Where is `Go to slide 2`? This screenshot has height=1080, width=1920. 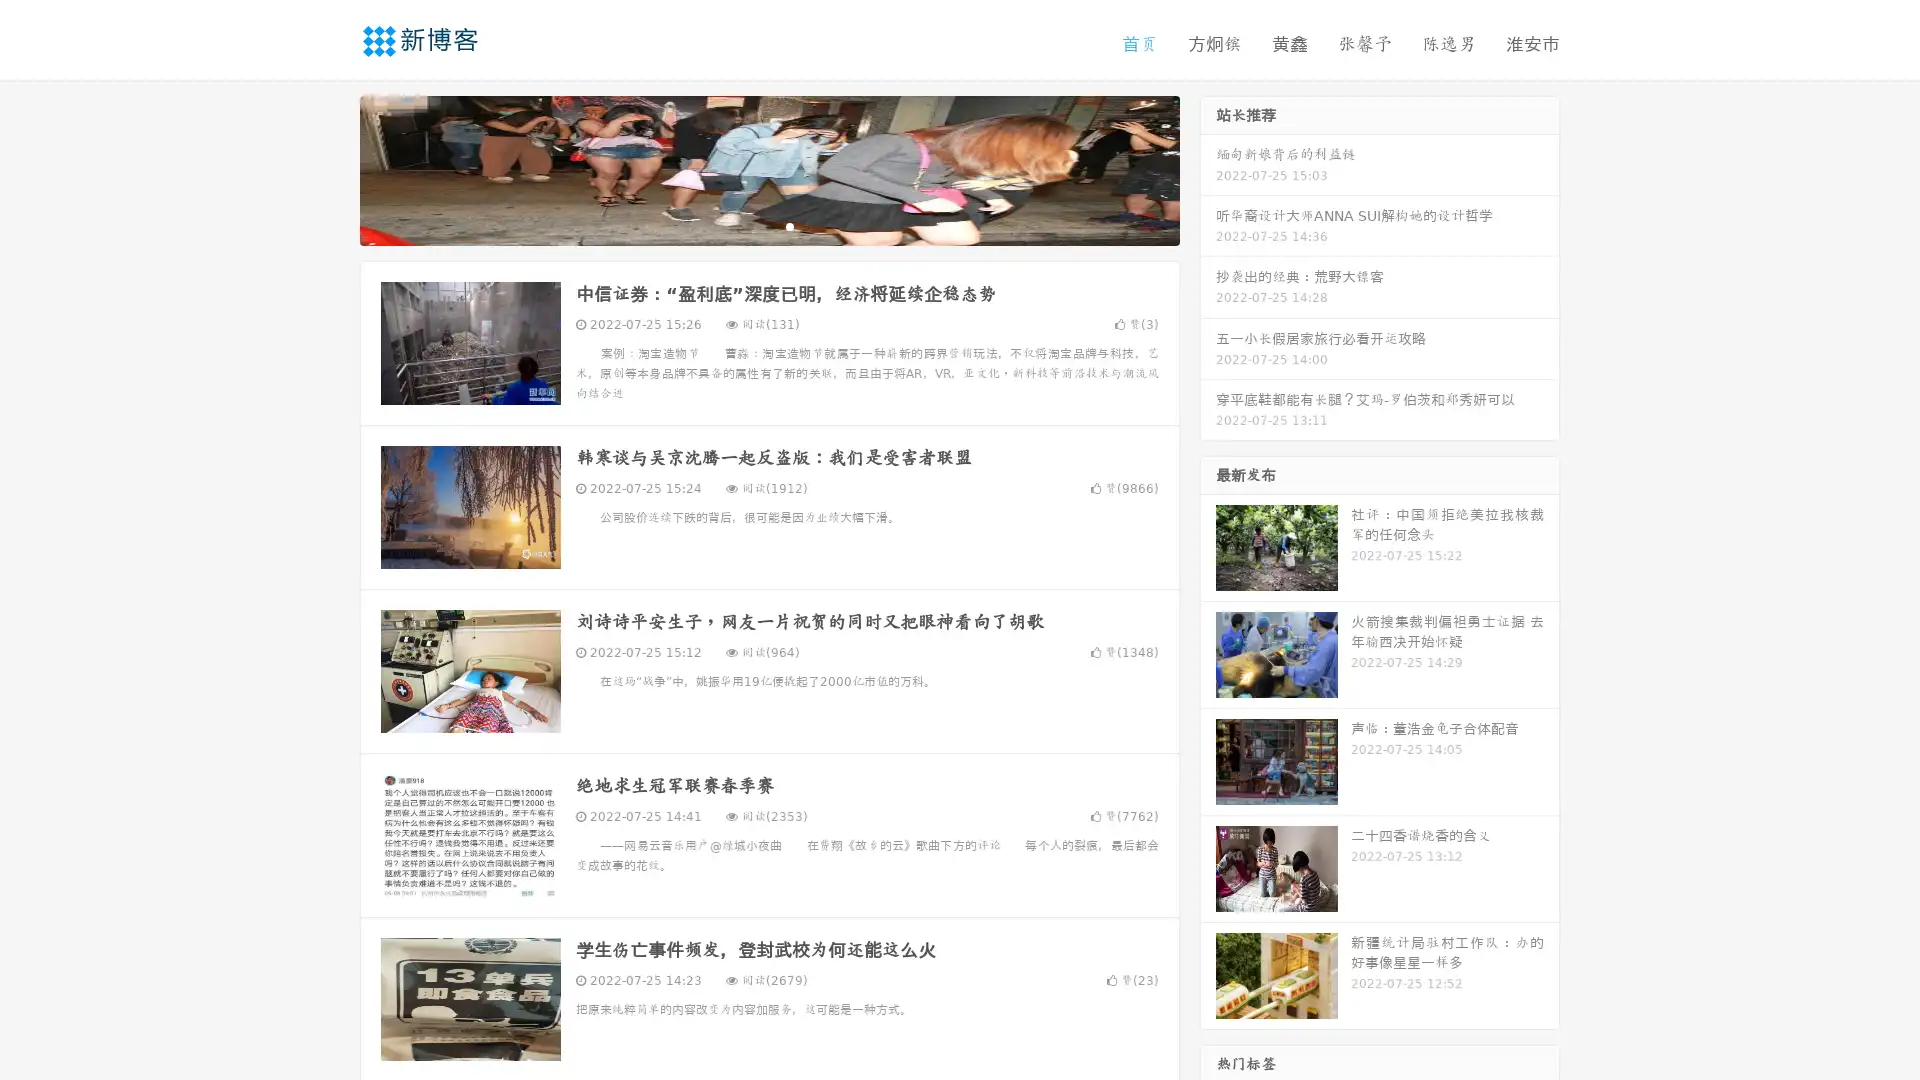 Go to slide 2 is located at coordinates (768, 225).